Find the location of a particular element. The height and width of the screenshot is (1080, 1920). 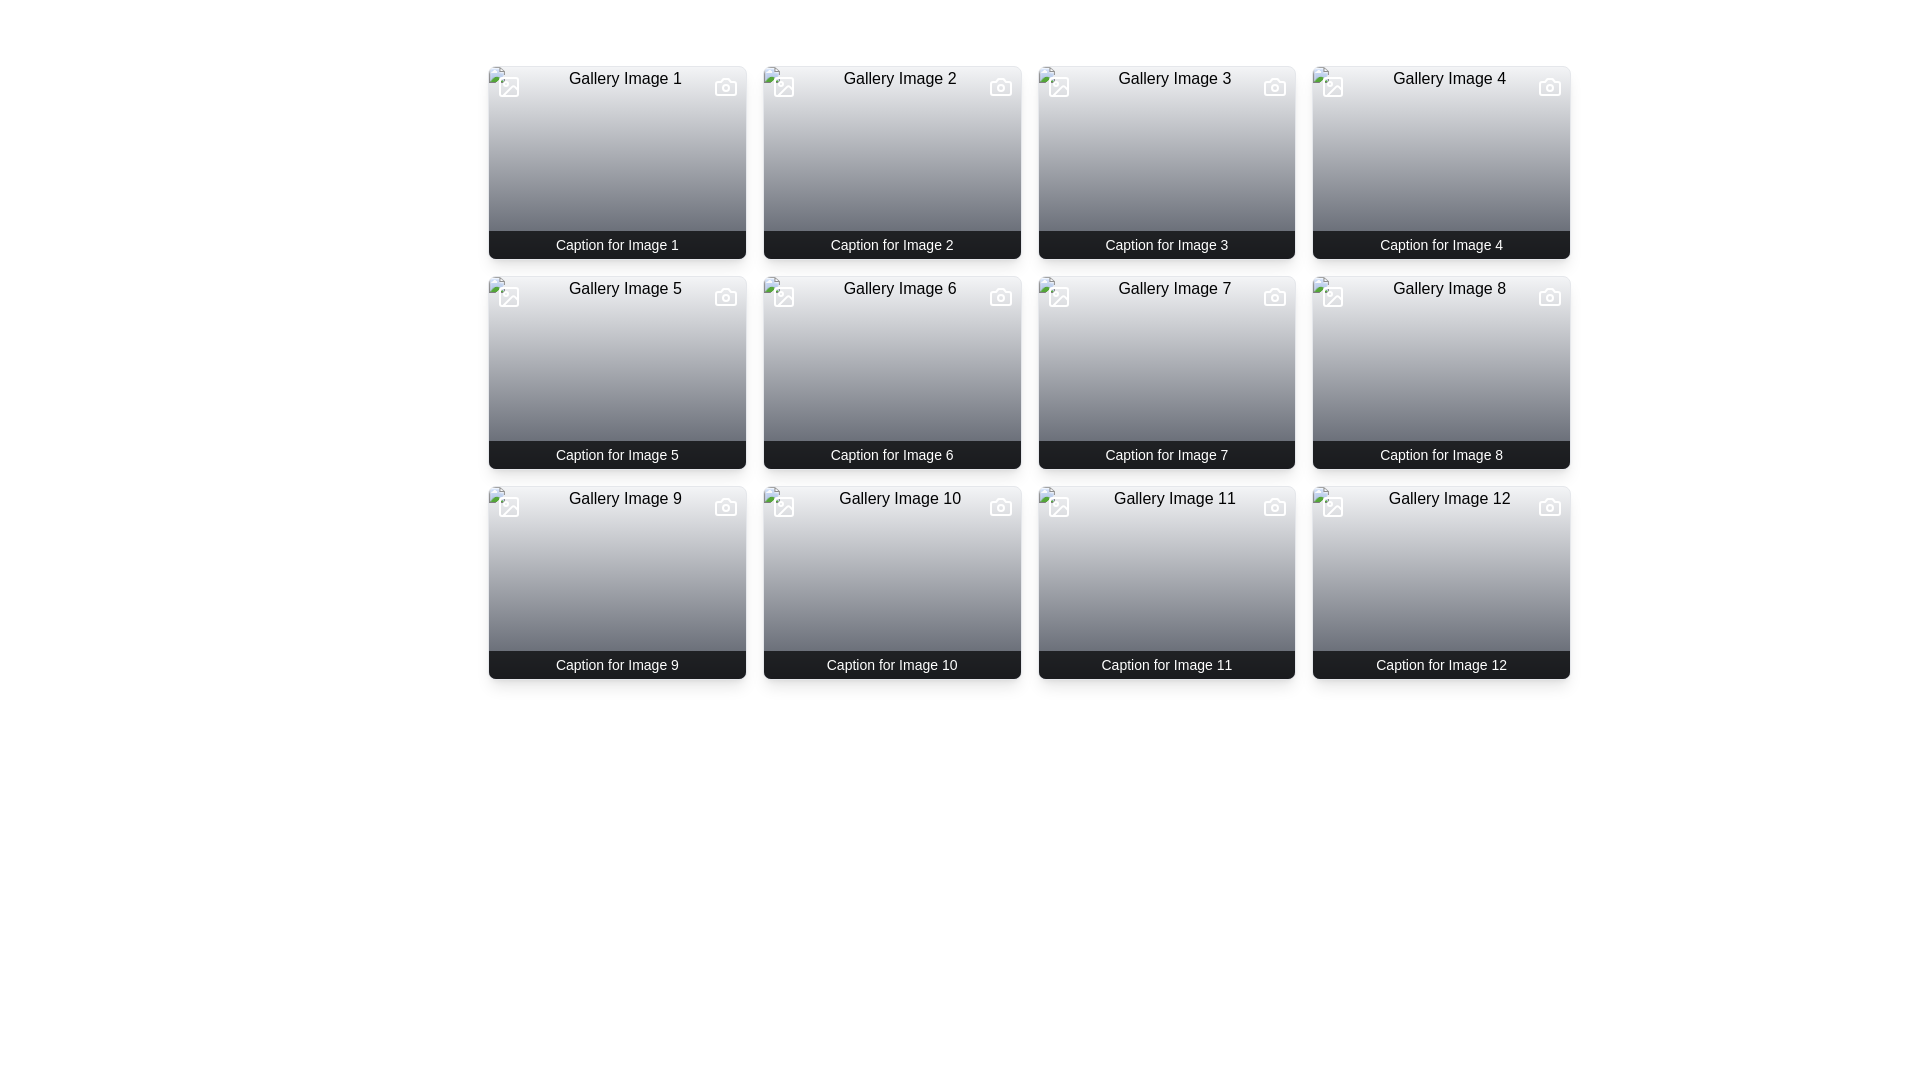

the Decorative icon located in the top-left corner of the gallery item labeled 'Gallery Image 11' with caption 'Caption for Image 11' is located at coordinates (1057, 505).